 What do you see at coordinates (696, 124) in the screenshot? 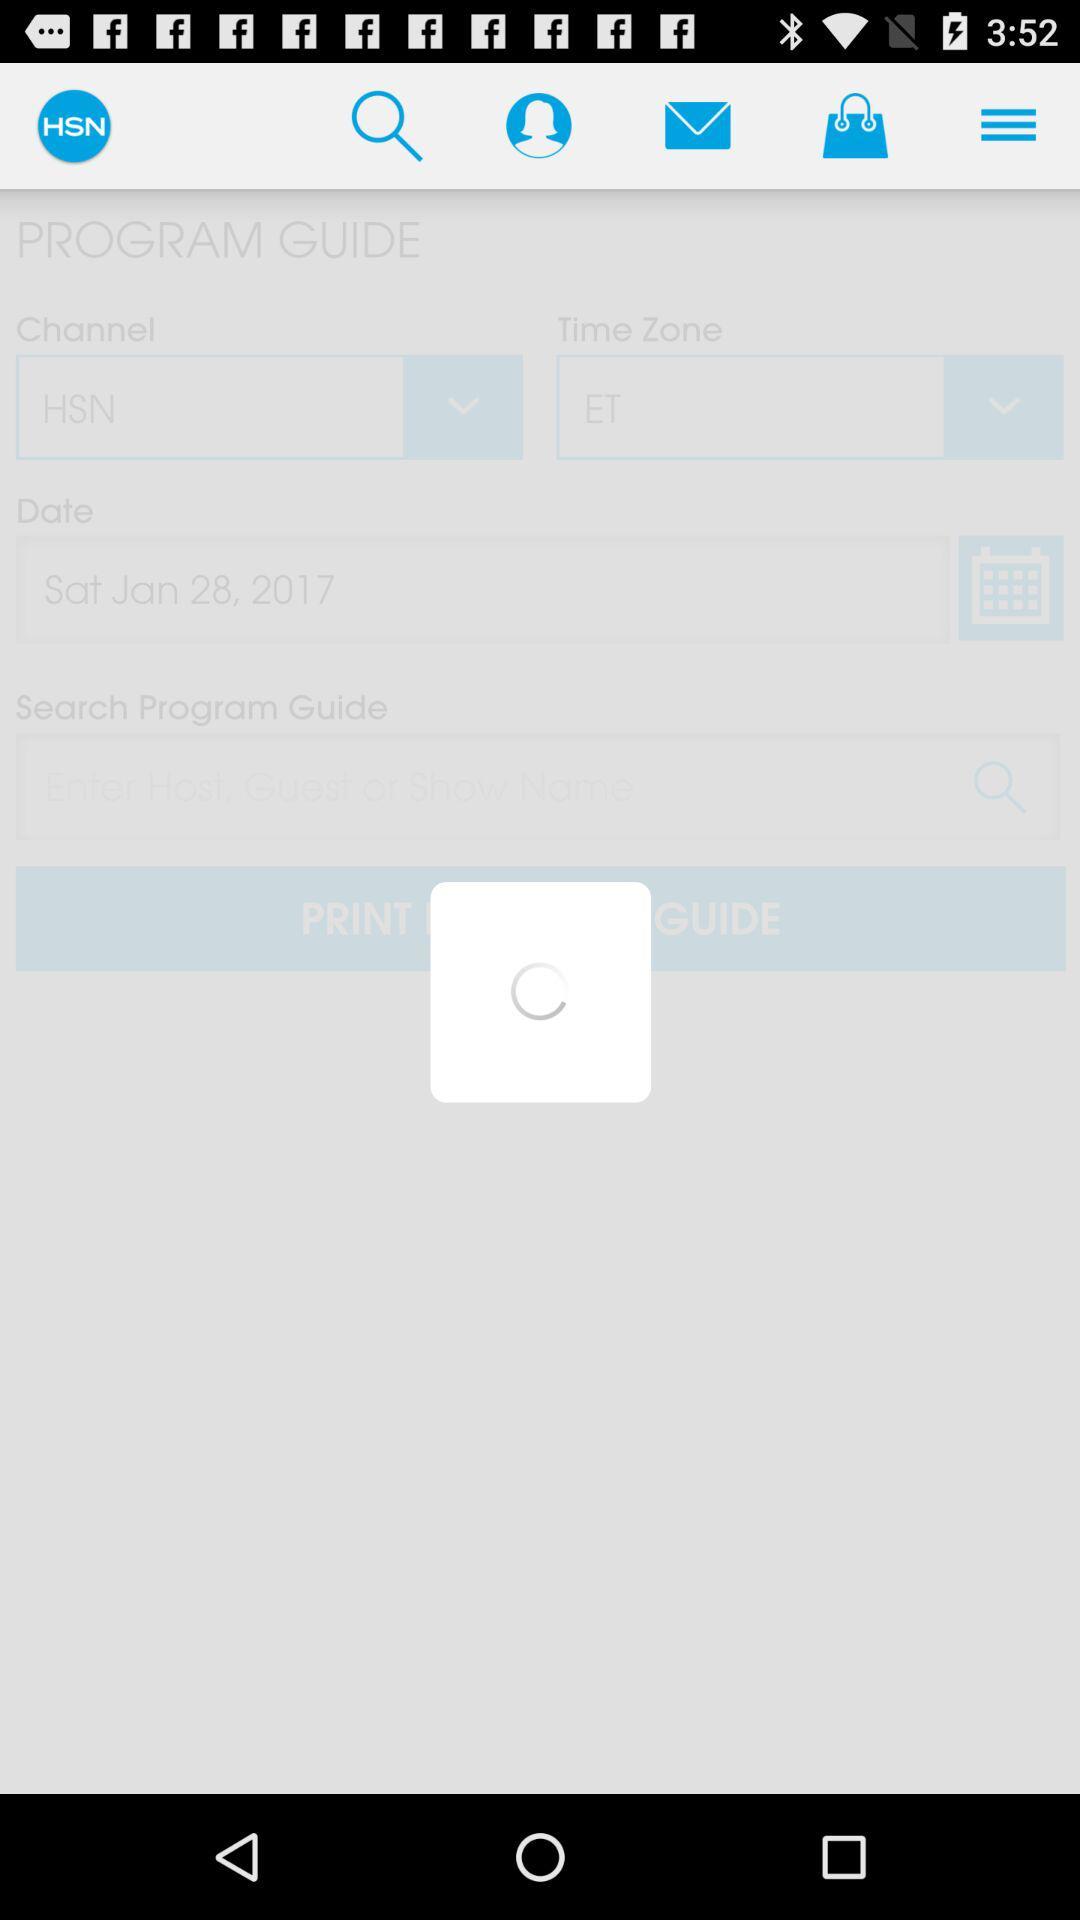
I see `look at email` at bounding box center [696, 124].